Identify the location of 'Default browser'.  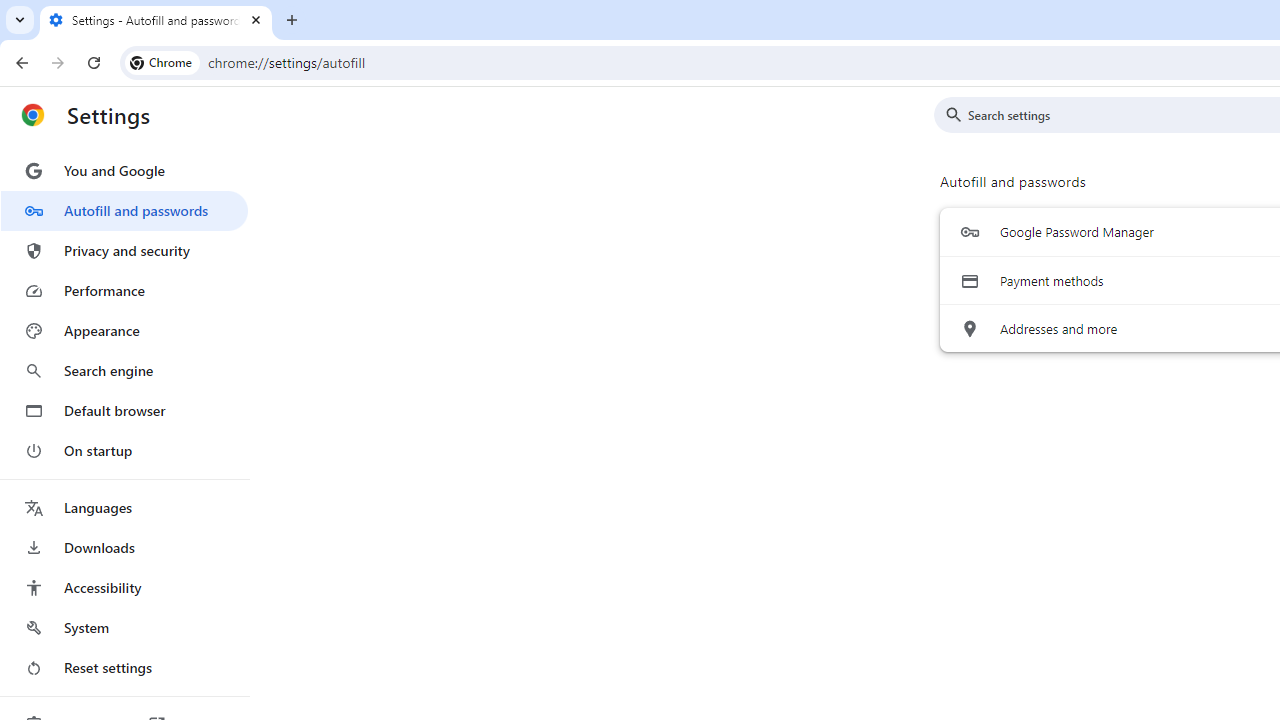
(123, 410).